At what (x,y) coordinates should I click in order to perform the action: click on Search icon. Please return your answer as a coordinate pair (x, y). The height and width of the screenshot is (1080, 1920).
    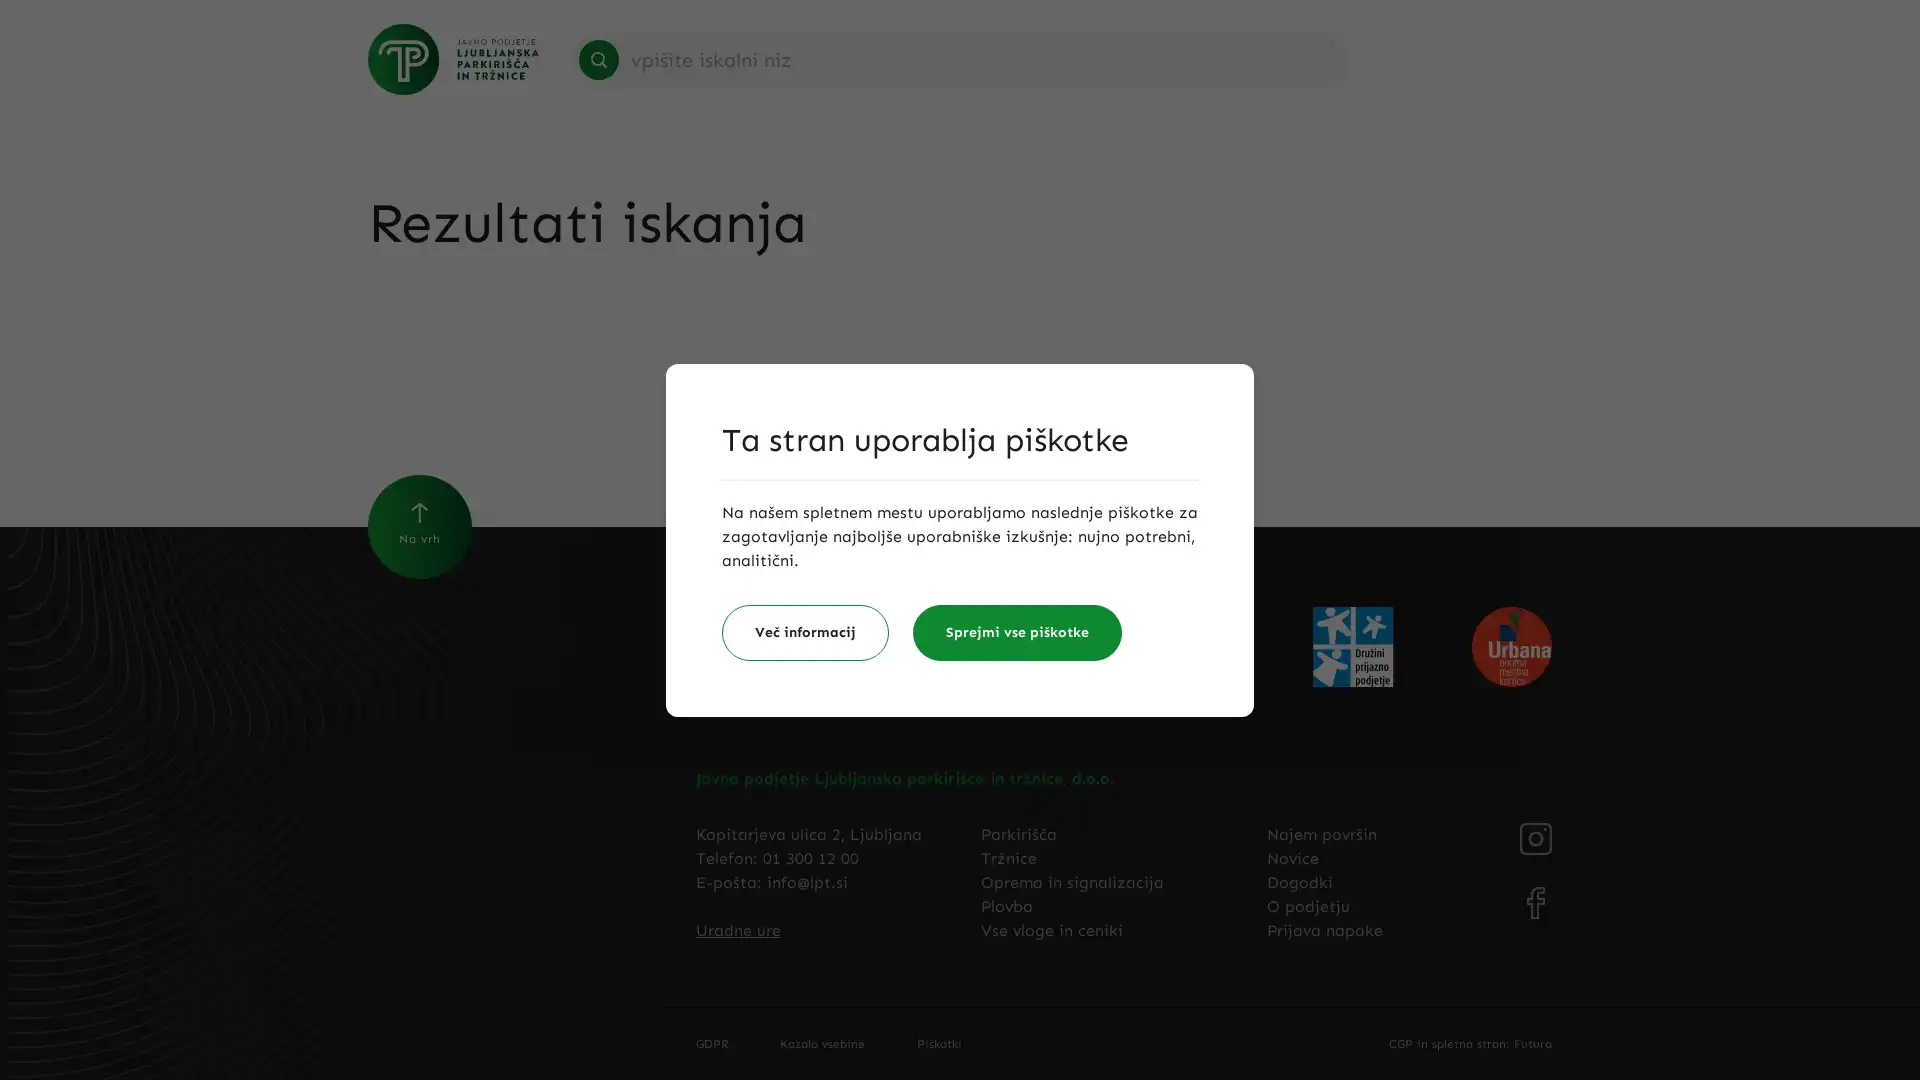
    Looking at the image, I should click on (597, 57).